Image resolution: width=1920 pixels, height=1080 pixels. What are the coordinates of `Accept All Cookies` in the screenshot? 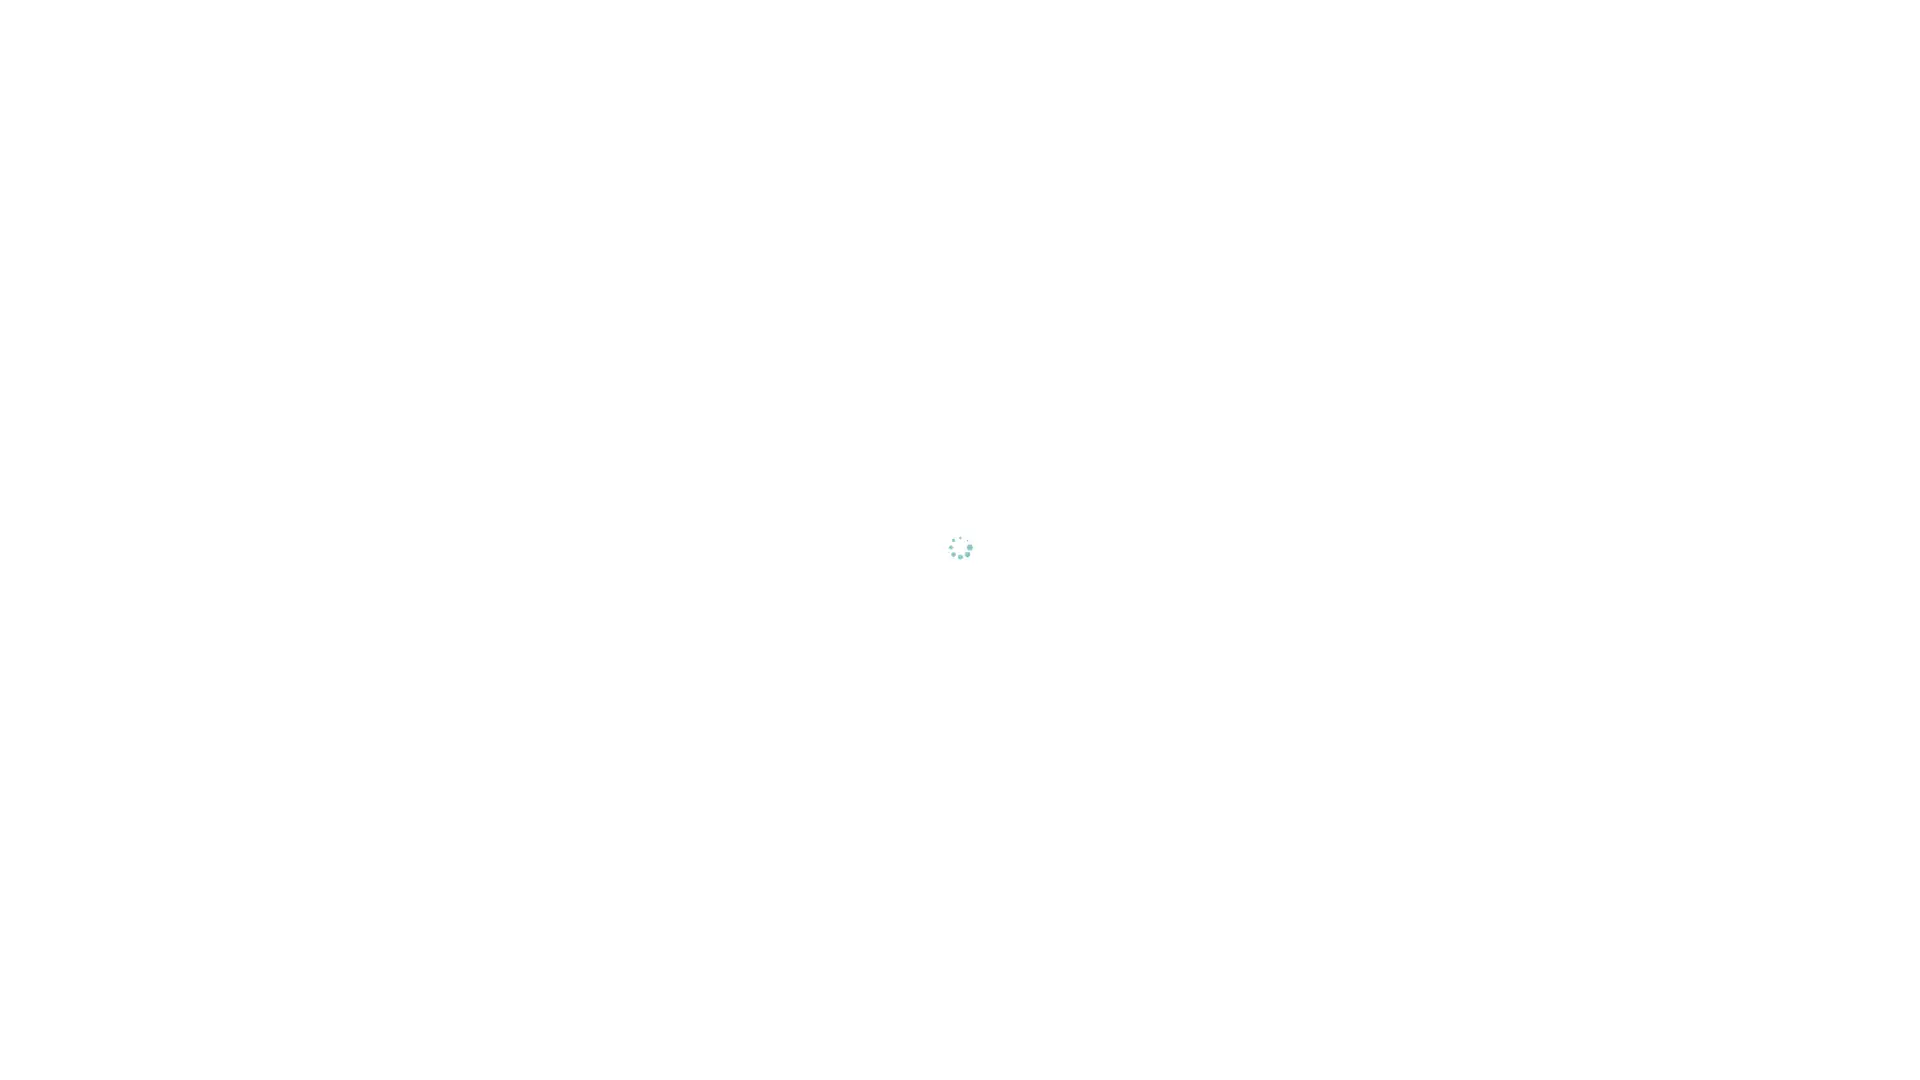 It's located at (1194, 226).